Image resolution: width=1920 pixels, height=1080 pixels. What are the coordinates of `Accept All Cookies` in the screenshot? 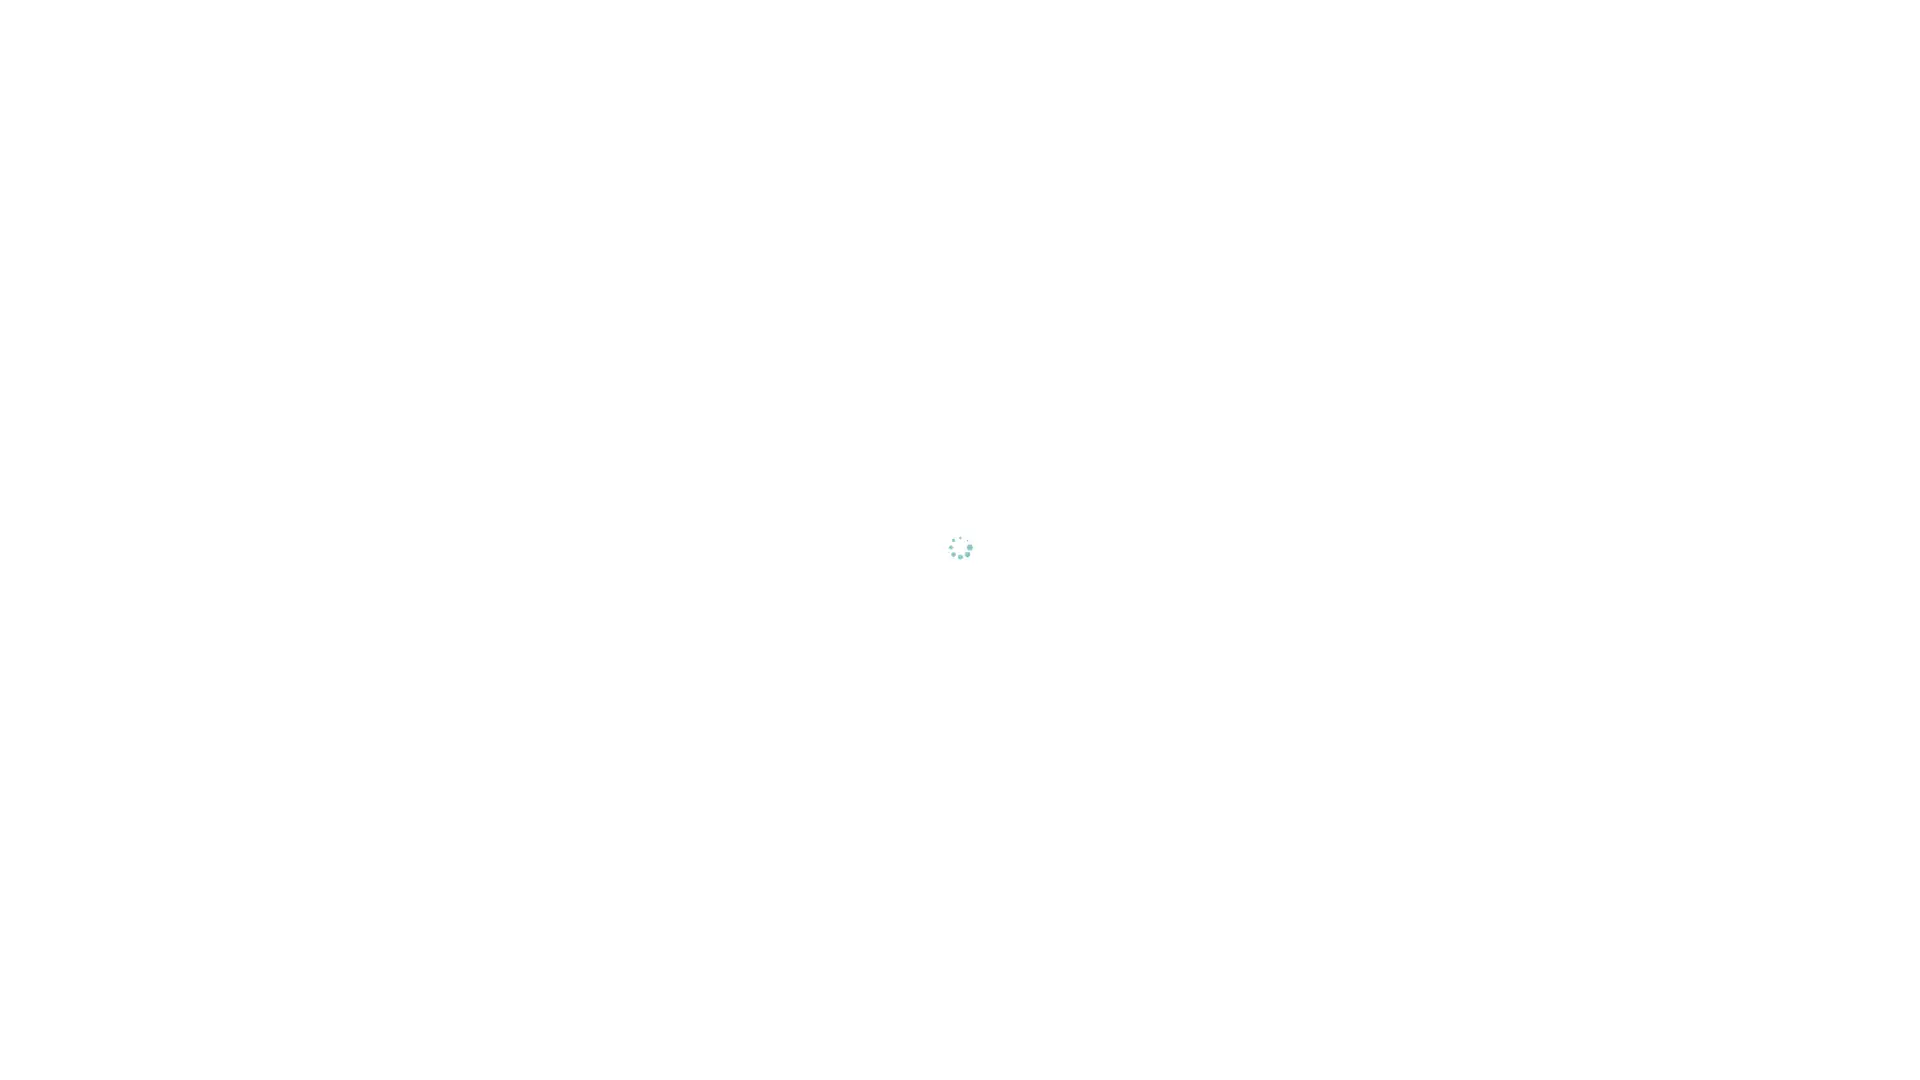 It's located at (1194, 226).